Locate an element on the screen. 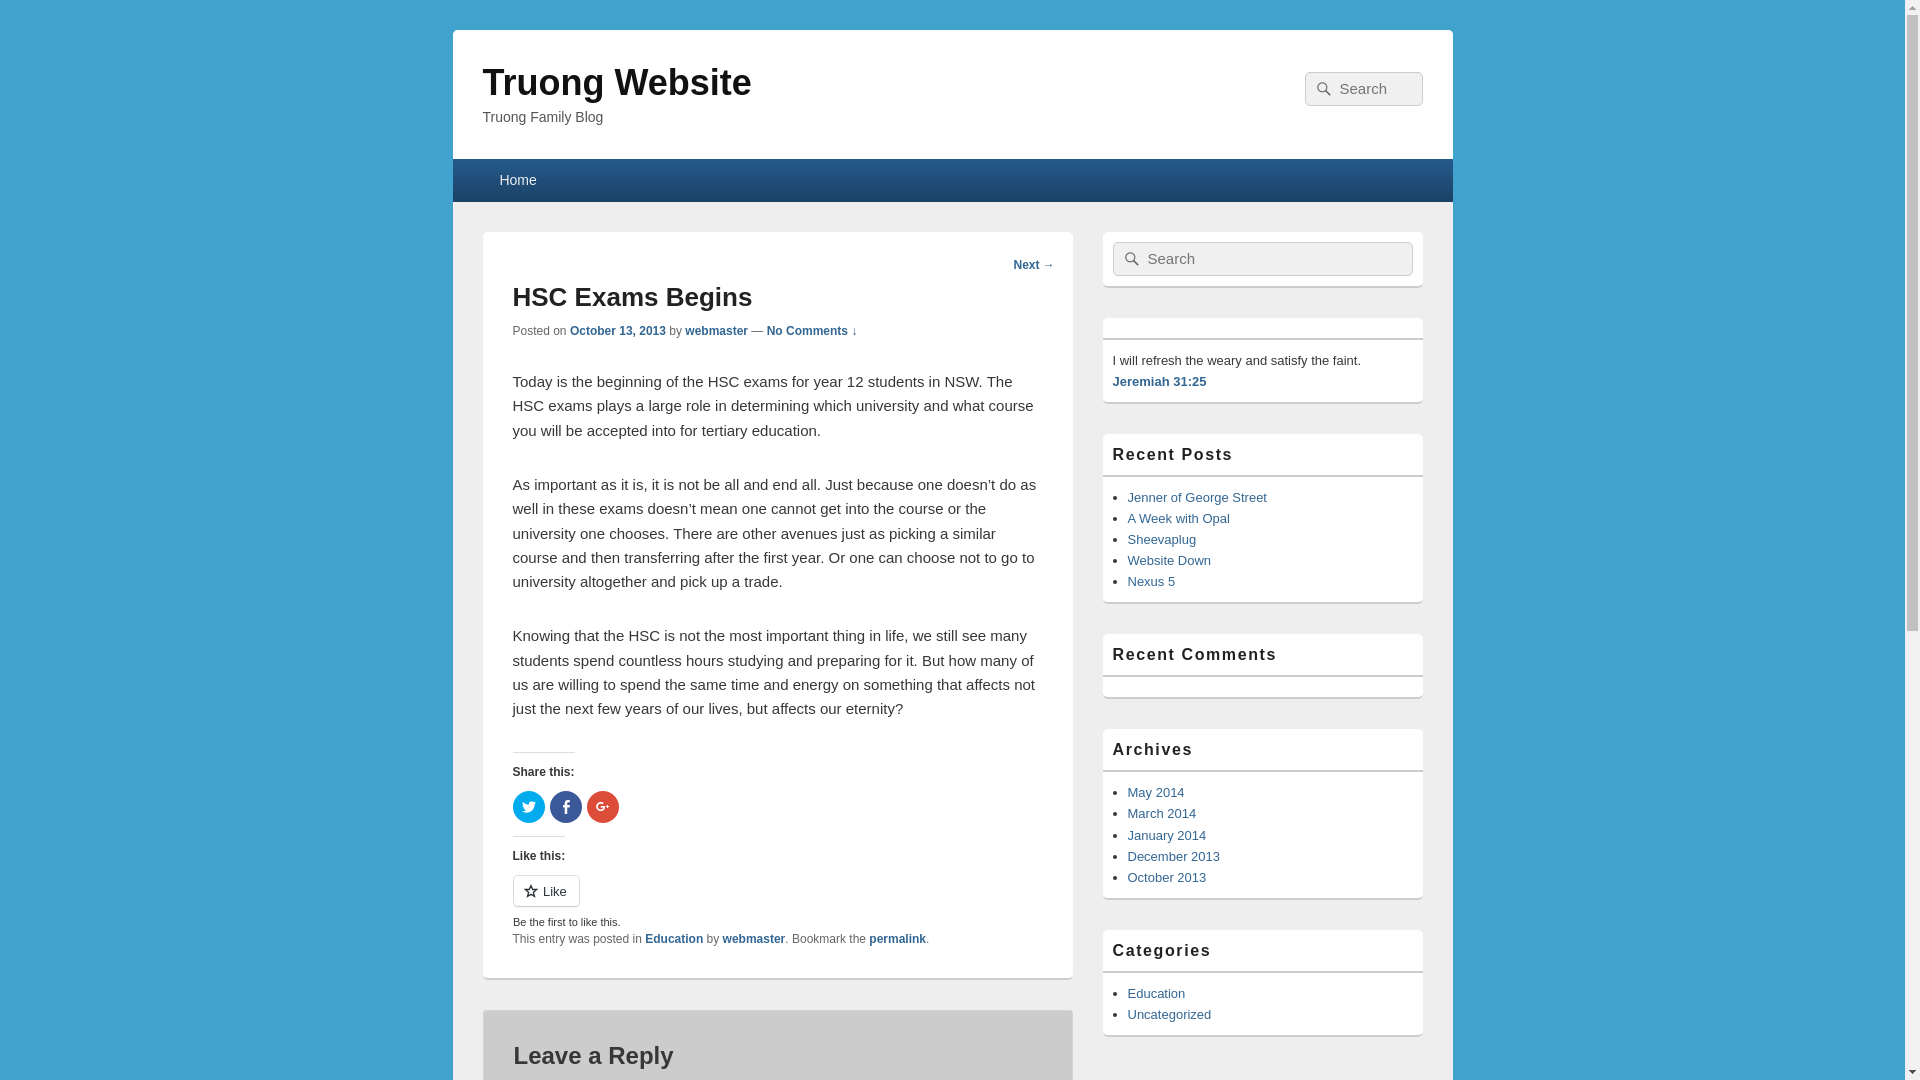 This screenshot has width=1920, height=1080. 'webmaster' is located at coordinates (685, 330).